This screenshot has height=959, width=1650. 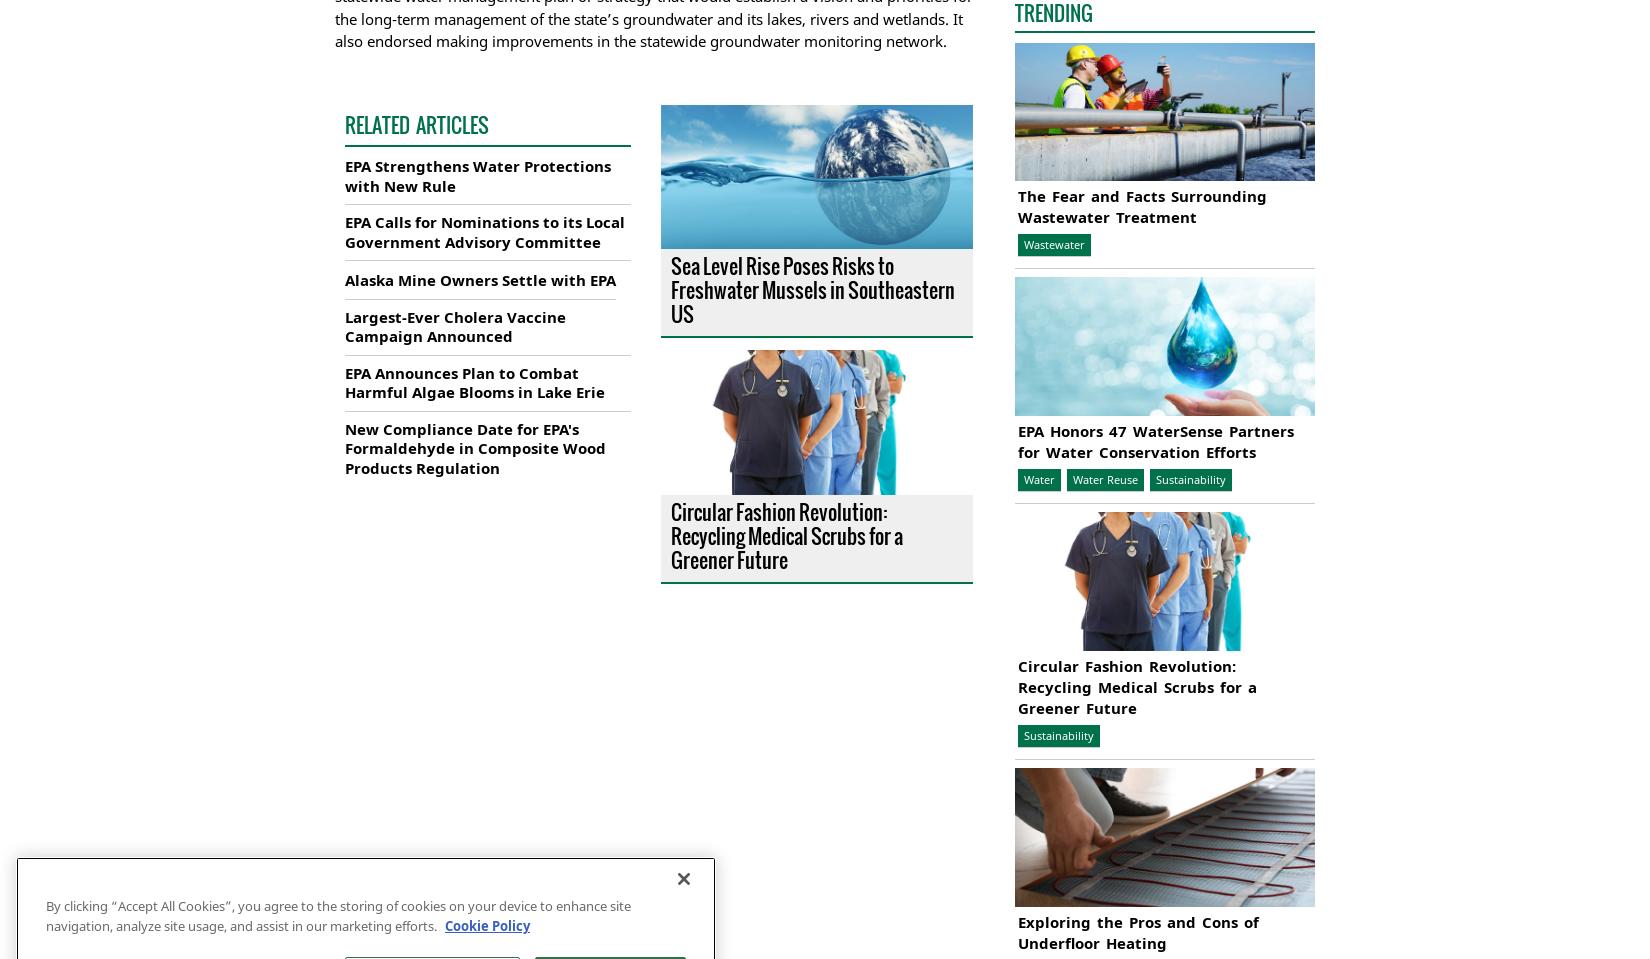 I want to click on 'Exploring the Pros and Cons of Underfloor Heating', so click(x=1138, y=931).